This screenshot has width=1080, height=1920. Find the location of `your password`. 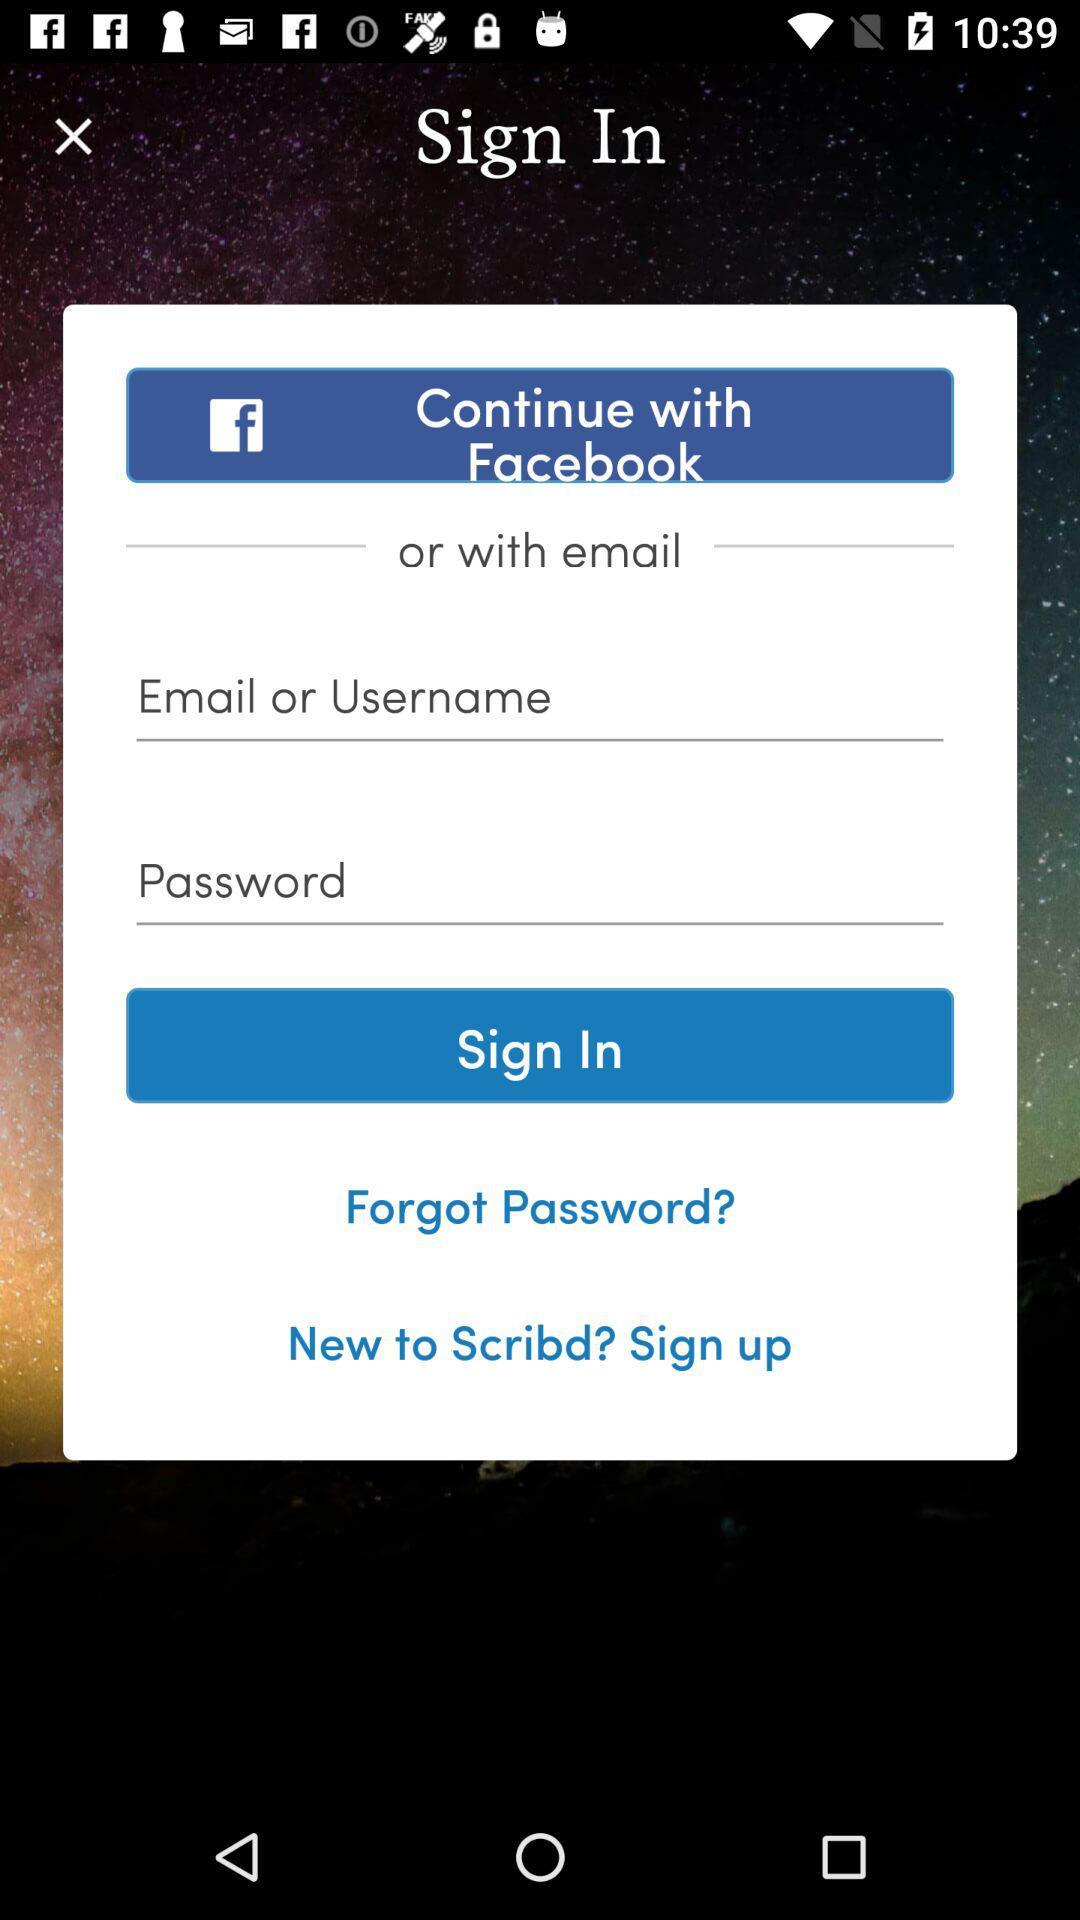

your password is located at coordinates (540, 885).